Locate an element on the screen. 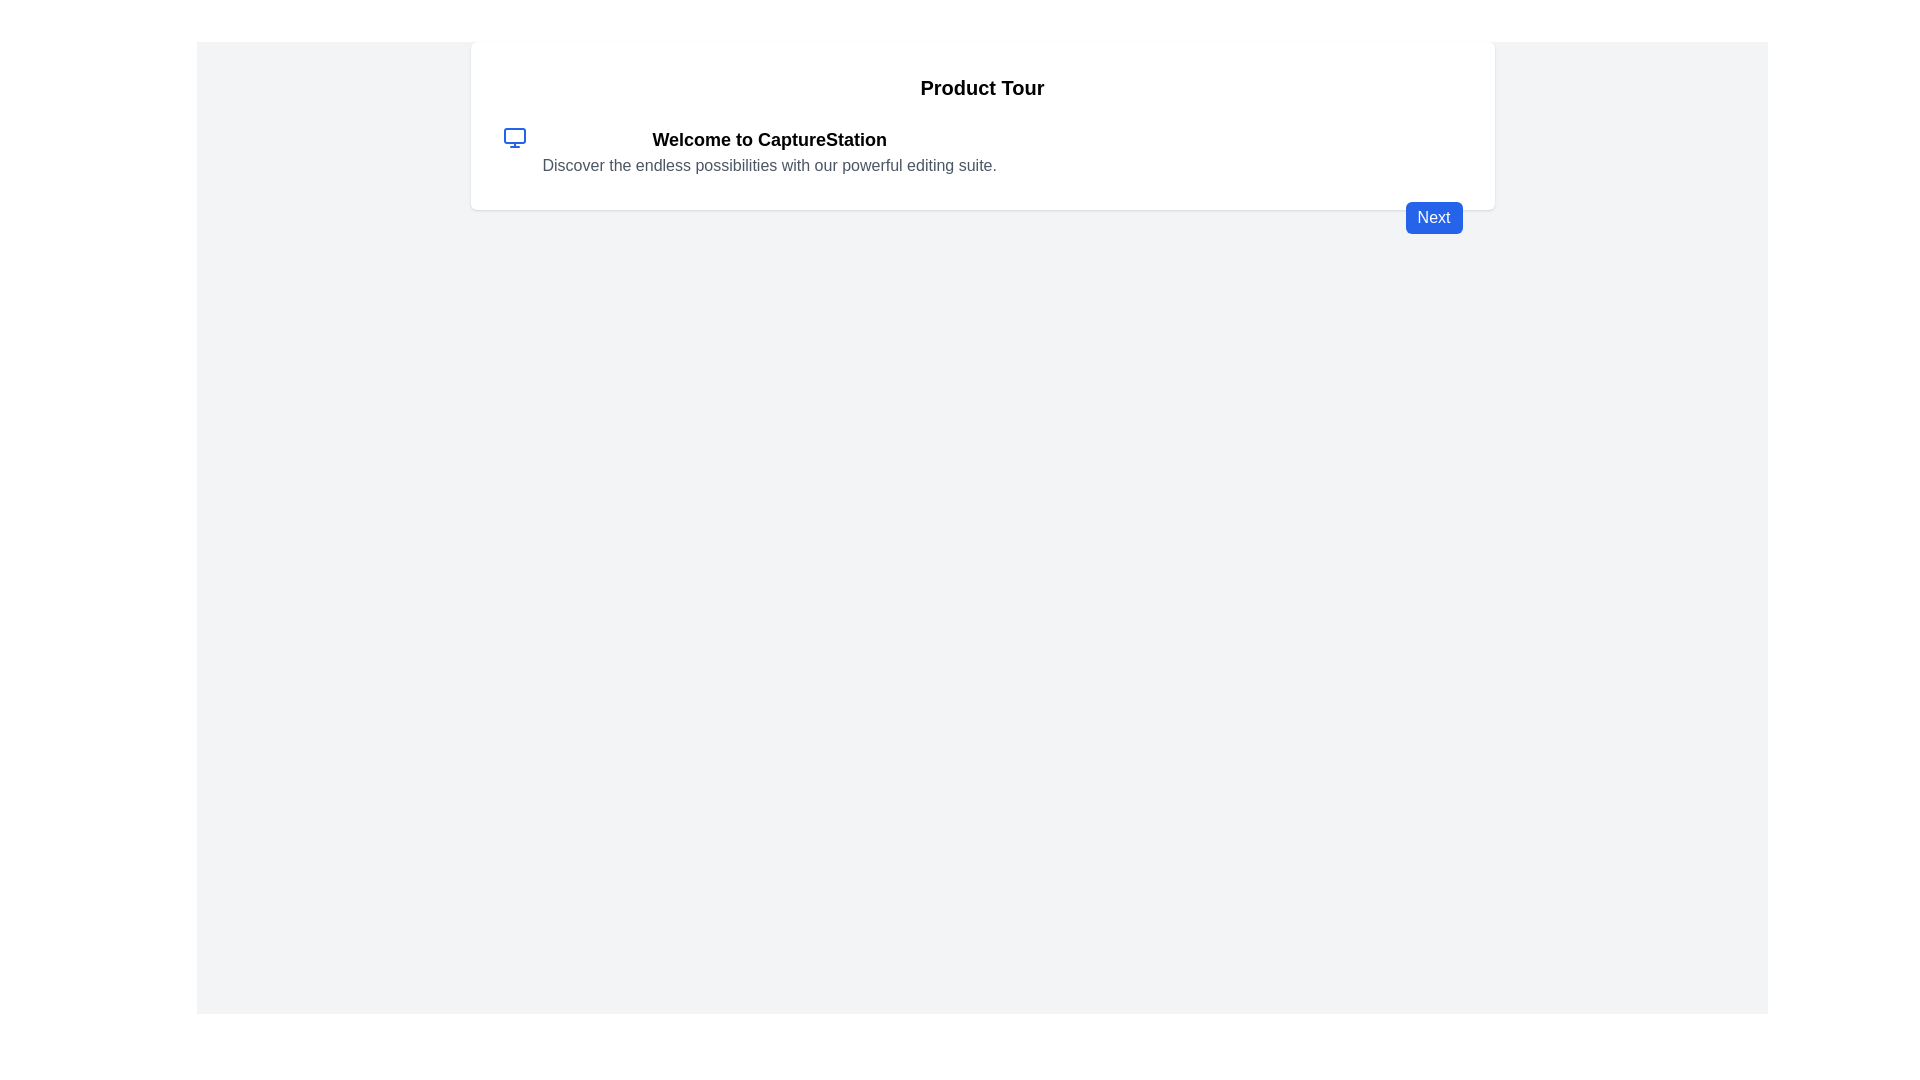 The height and width of the screenshot is (1080, 1920). the decorative monitor icon located to the left of the text 'Welcome to CaptureStation' in the header section is located at coordinates (514, 137).